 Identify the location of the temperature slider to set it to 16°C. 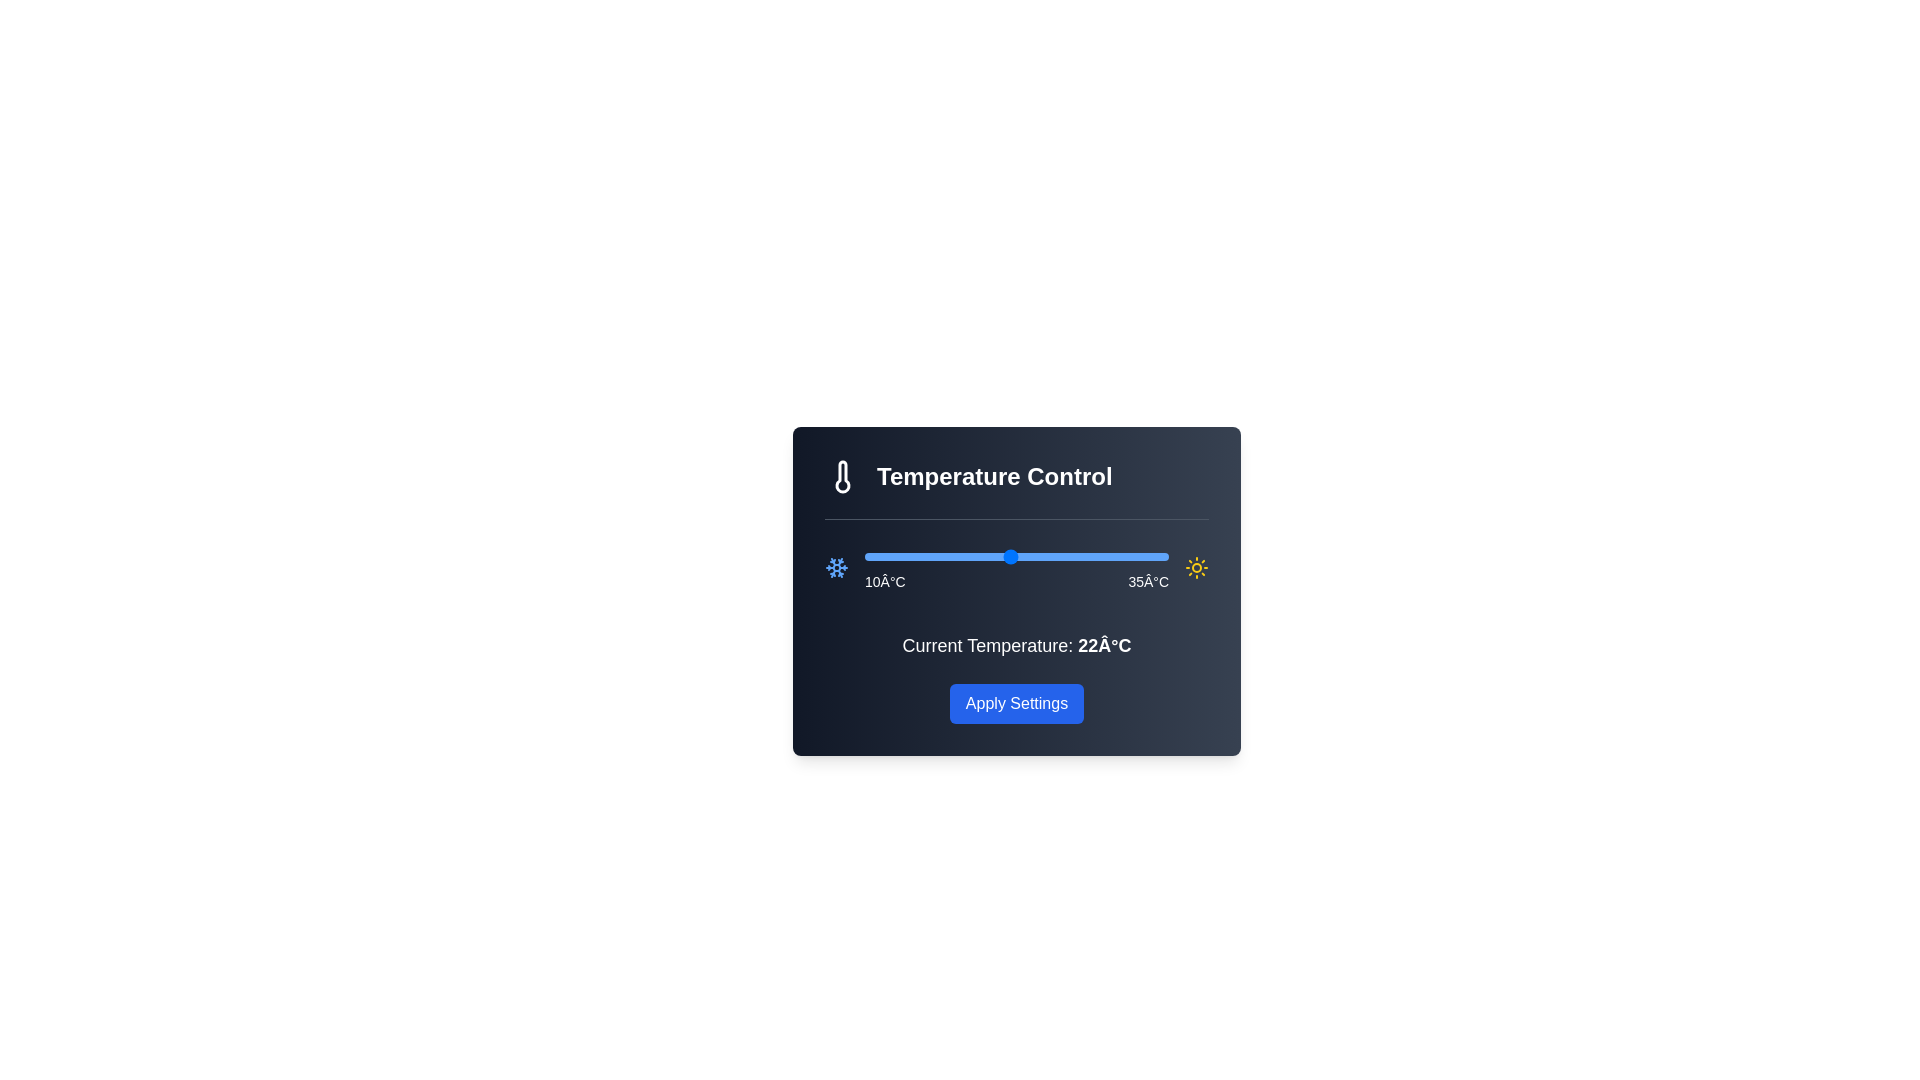
(936, 556).